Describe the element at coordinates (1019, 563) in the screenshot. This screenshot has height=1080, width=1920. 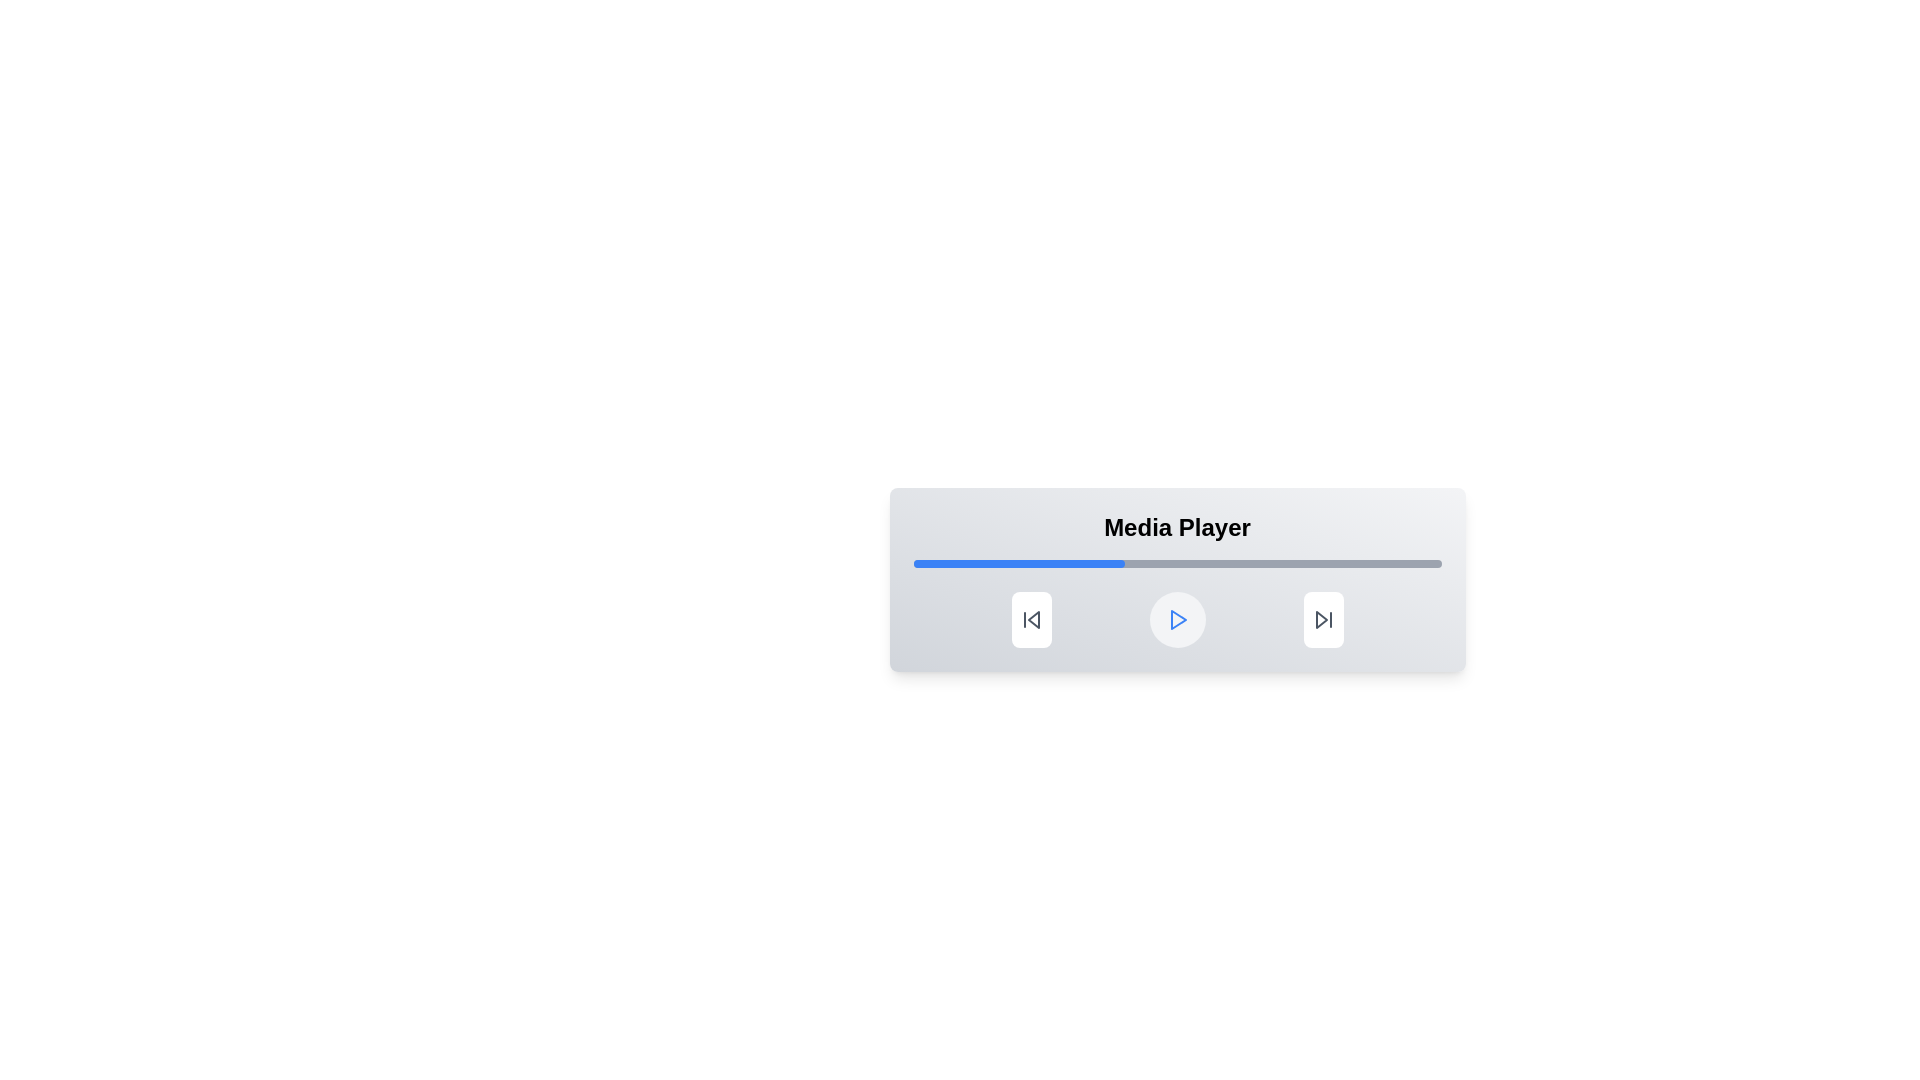
I see `the blue progress bar segment, which is part of the media player's interface and visually distinct against the gray background` at that location.